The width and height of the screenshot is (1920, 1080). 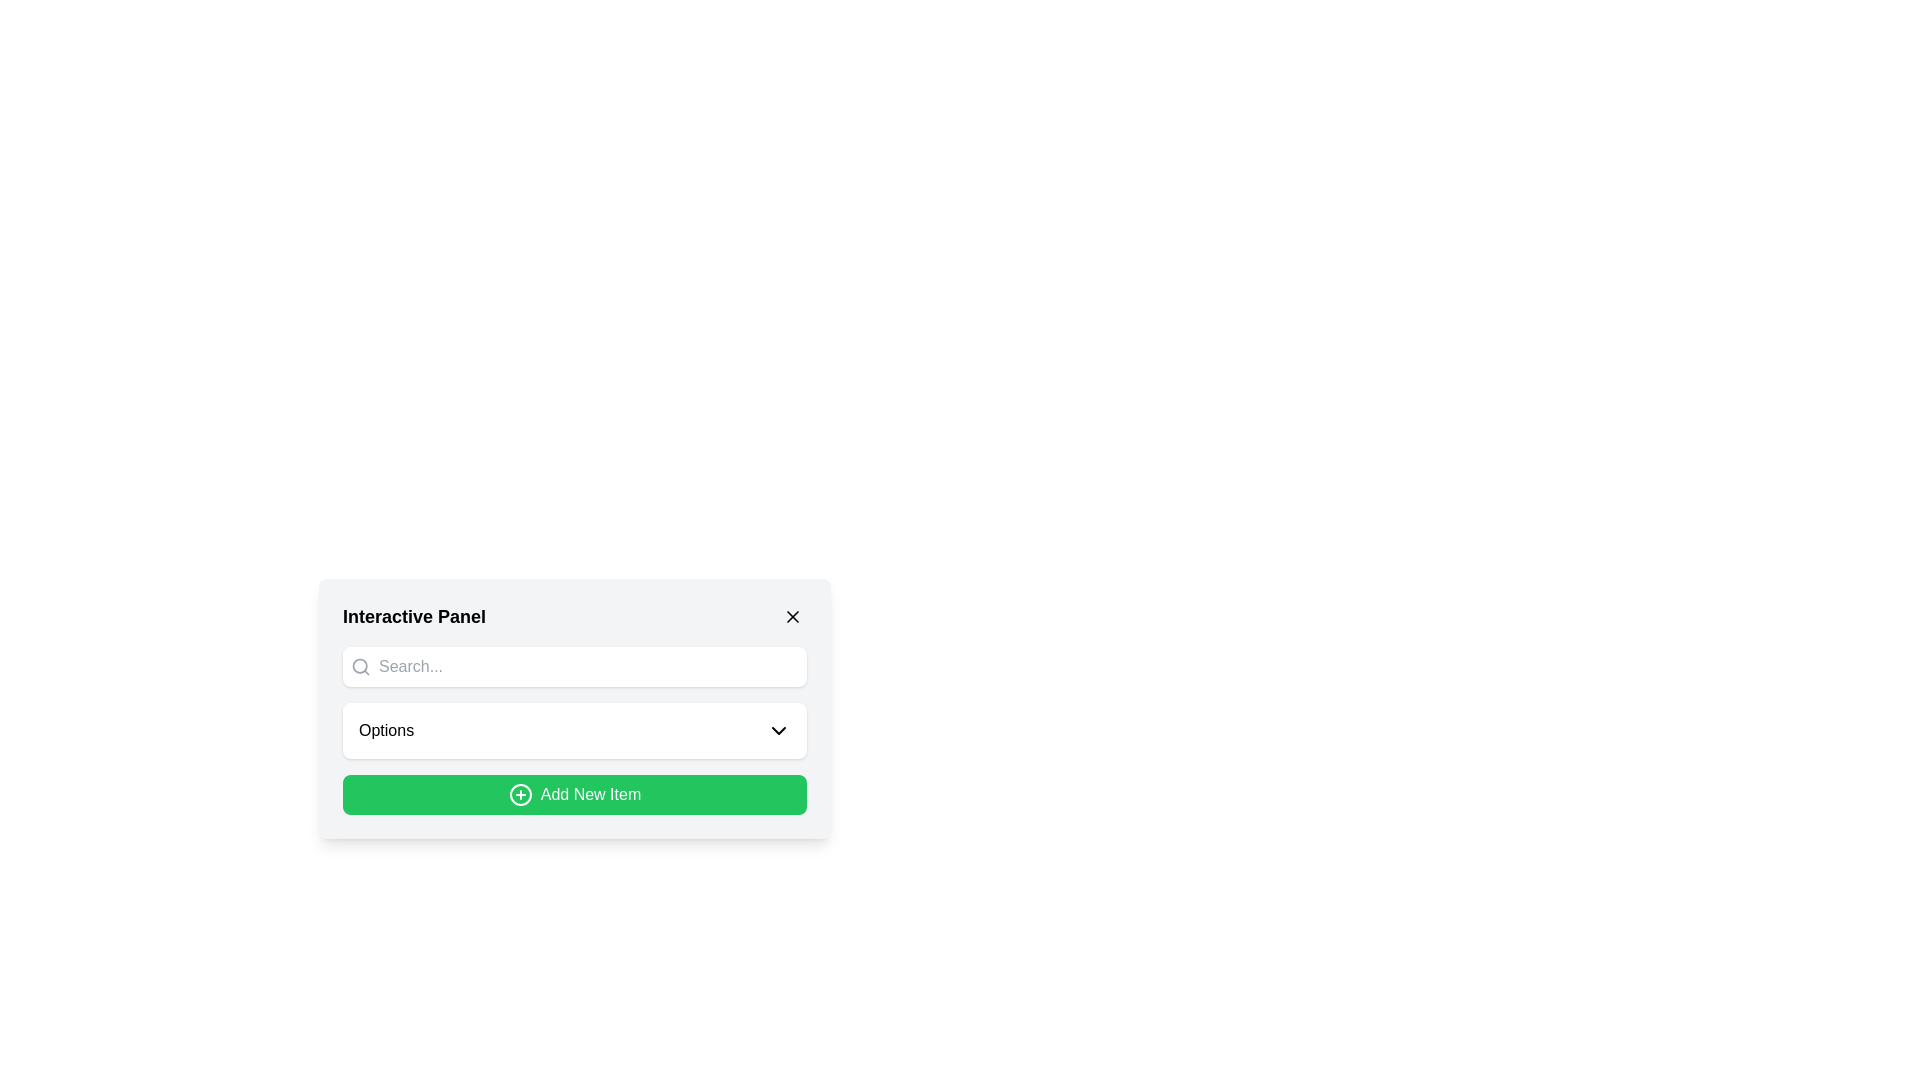 What do you see at coordinates (386, 731) in the screenshot?
I see `the Text label for the dropdown menu, which displays the currently selected item` at bounding box center [386, 731].